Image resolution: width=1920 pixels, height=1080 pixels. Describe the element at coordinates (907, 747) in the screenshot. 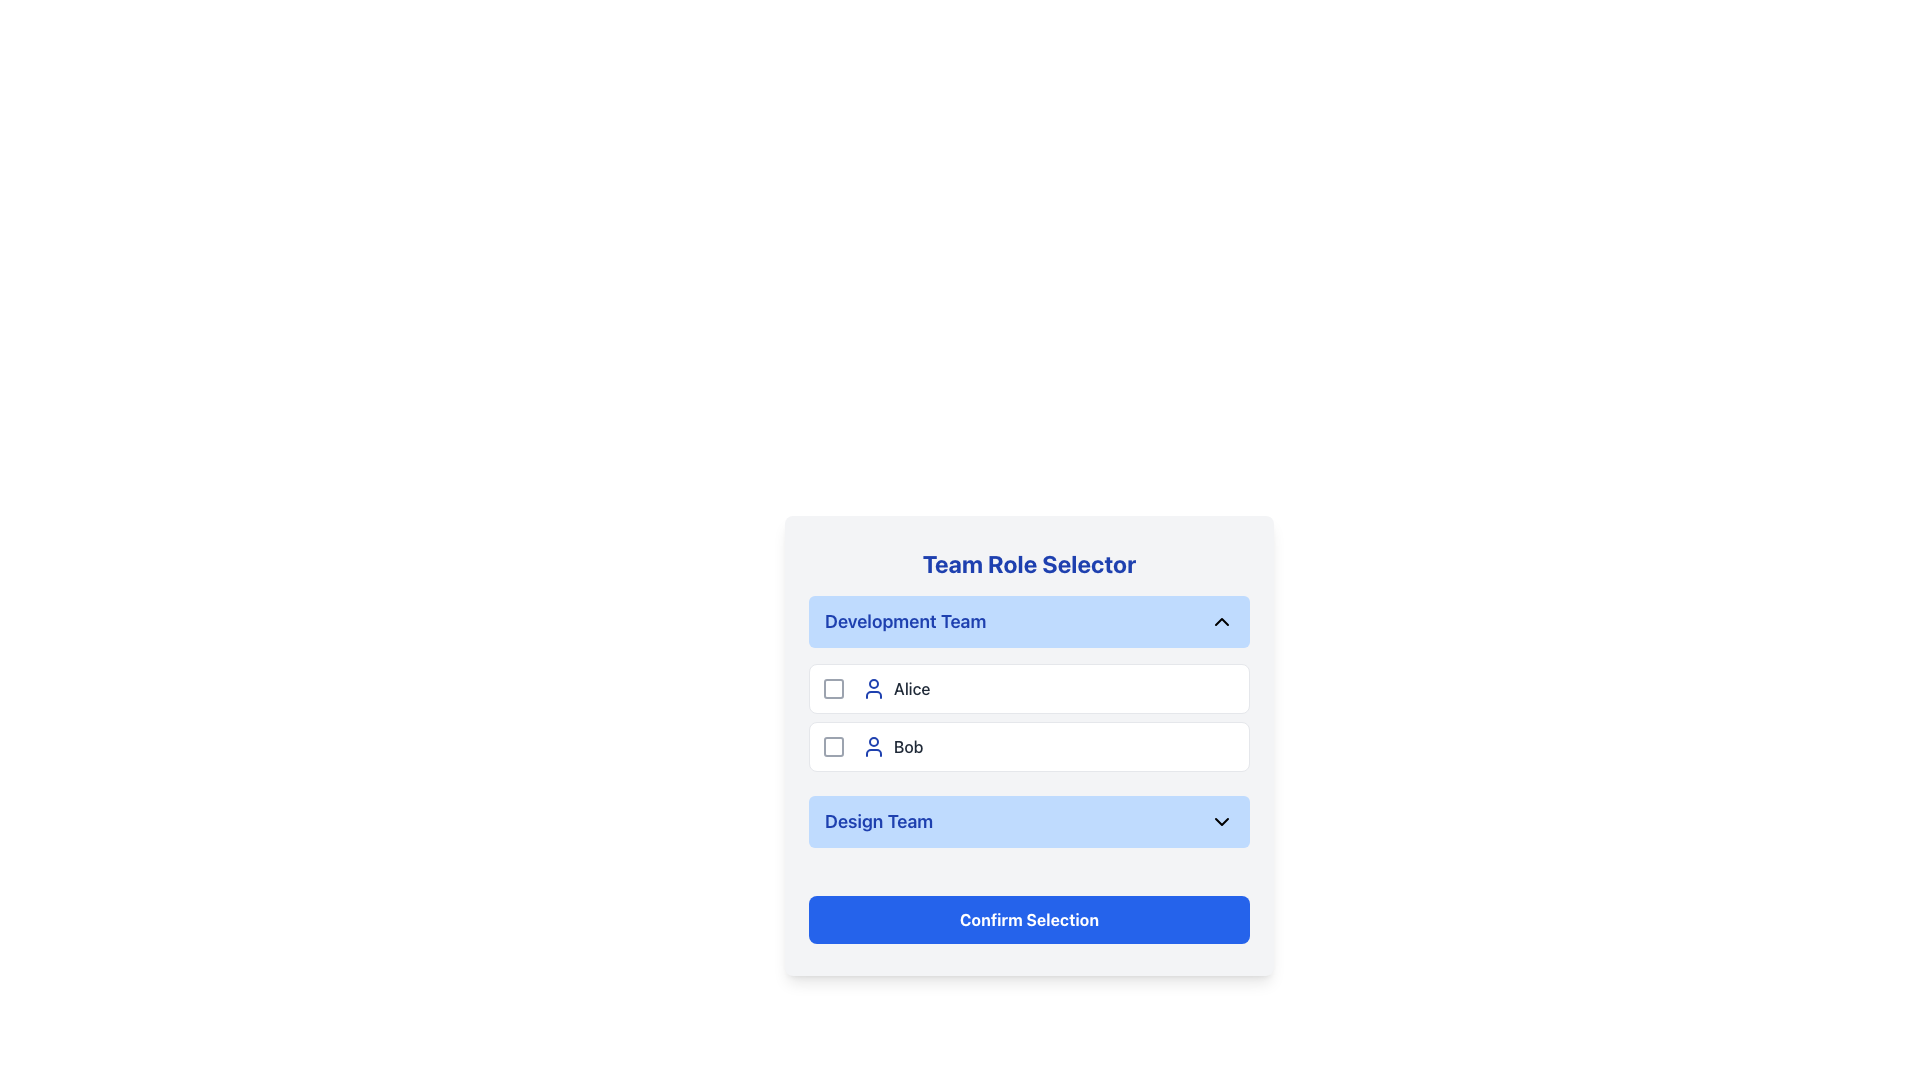

I see `the text label indicating the user name 'Bob' linked to the 'Development Team' role, positioned next to the user icon within the selection card` at that location.